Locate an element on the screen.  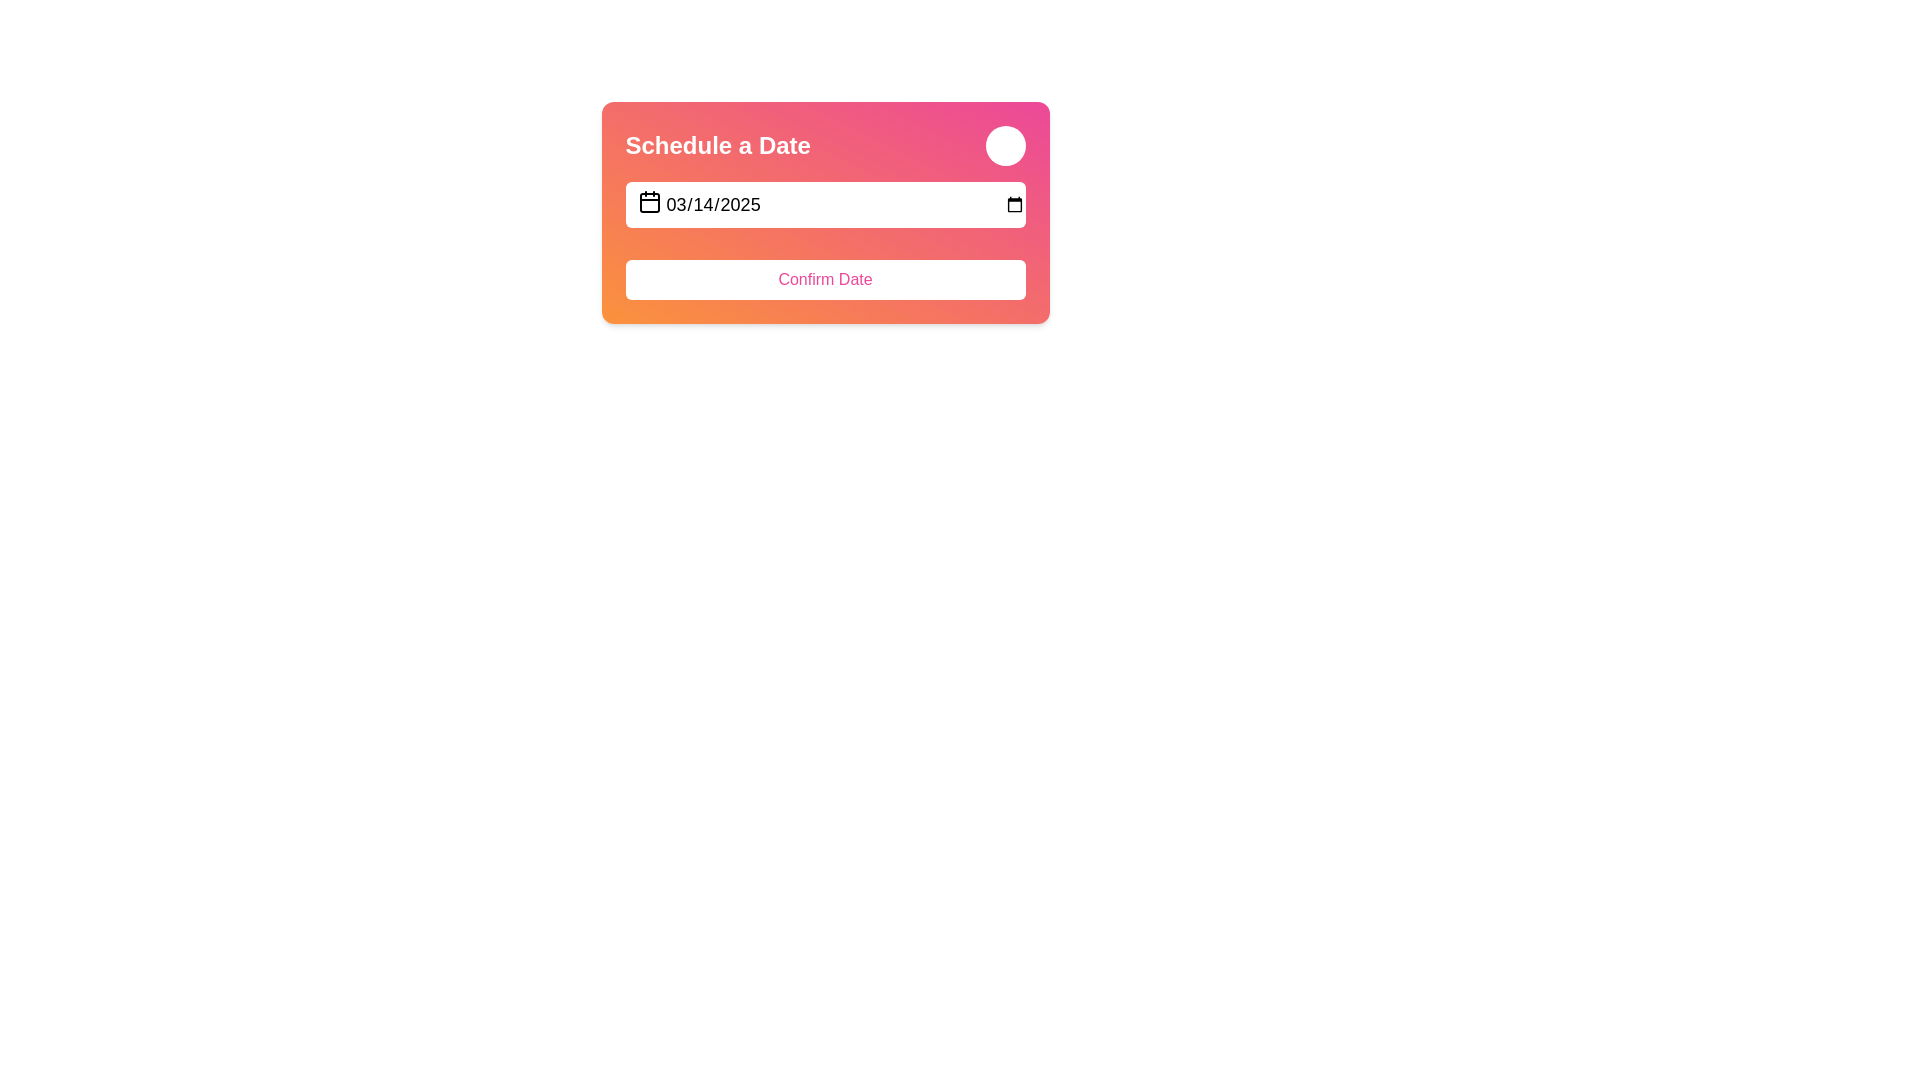
the 'Confirm Date' button, which has a white background, pink text, and a rounded border is located at coordinates (825, 280).